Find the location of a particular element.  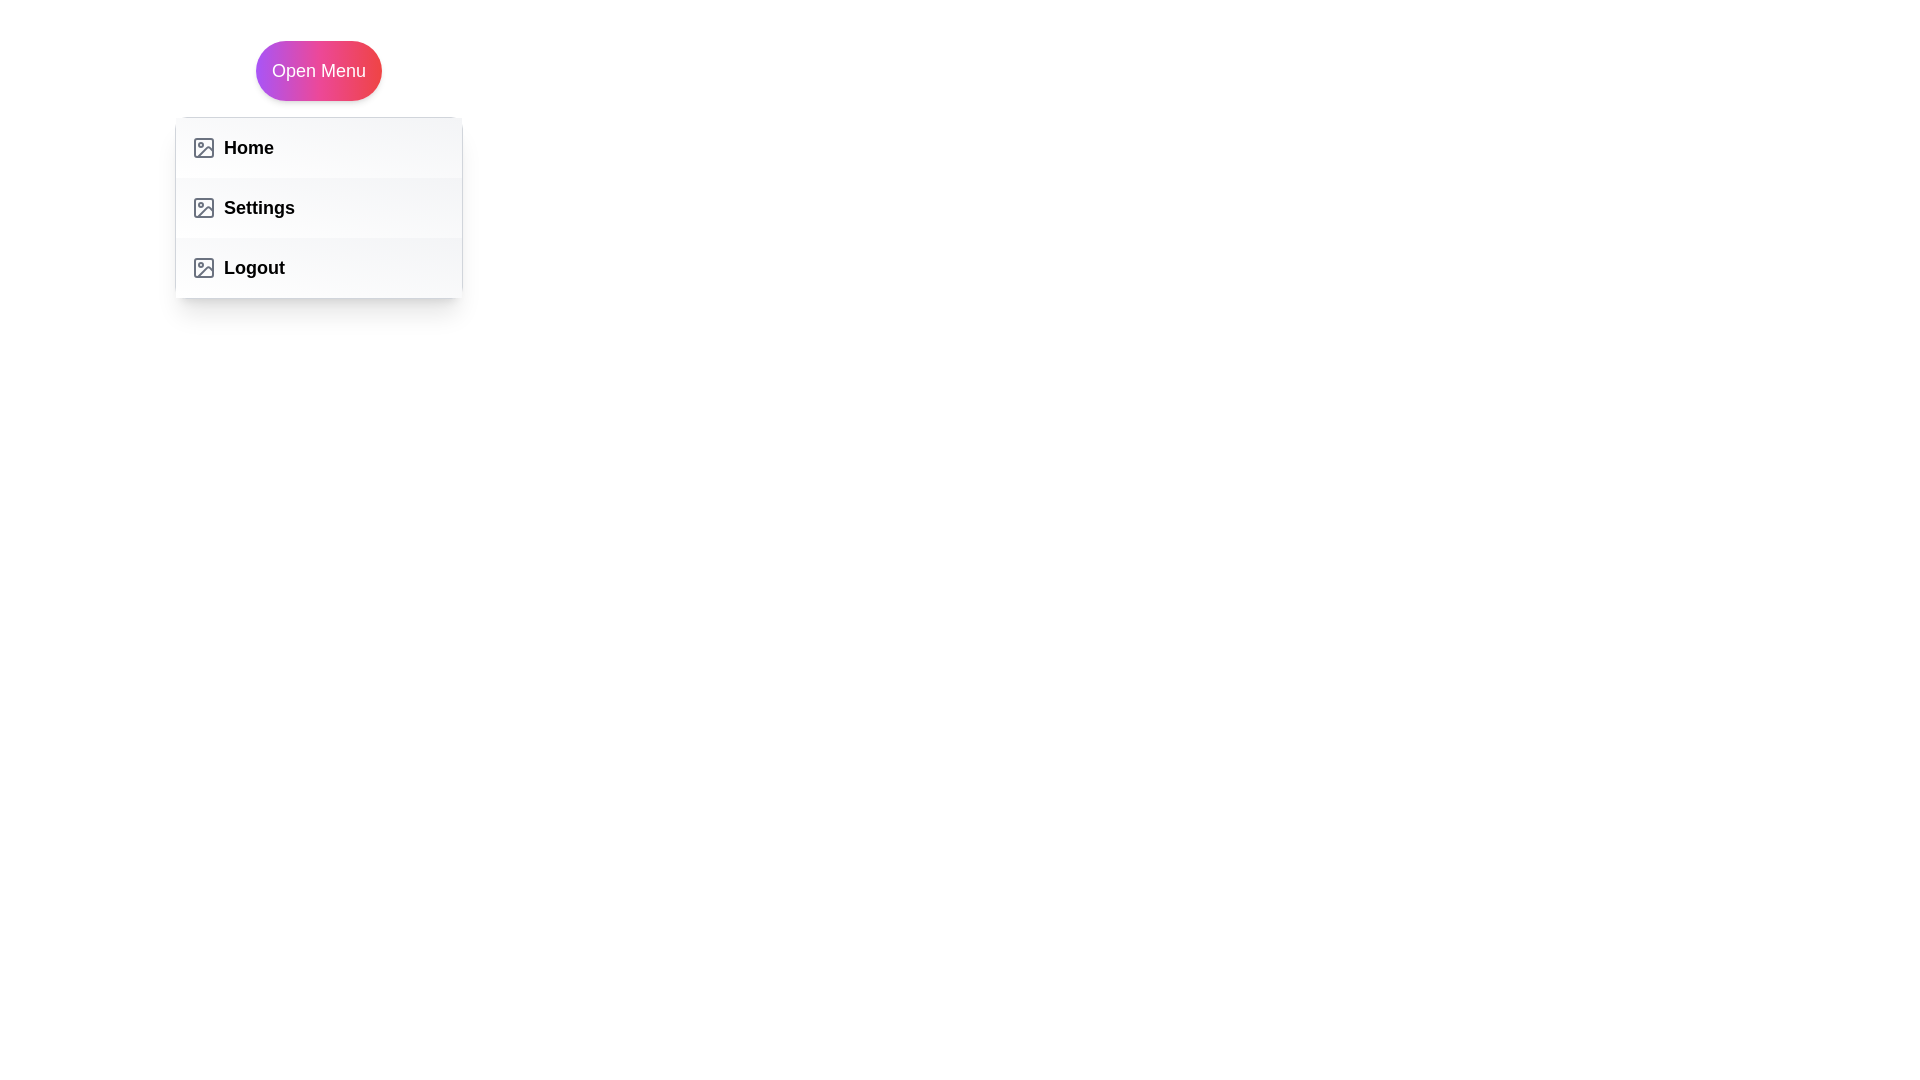

the icon next to the Settings menu item is located at coordinates (203, 208).